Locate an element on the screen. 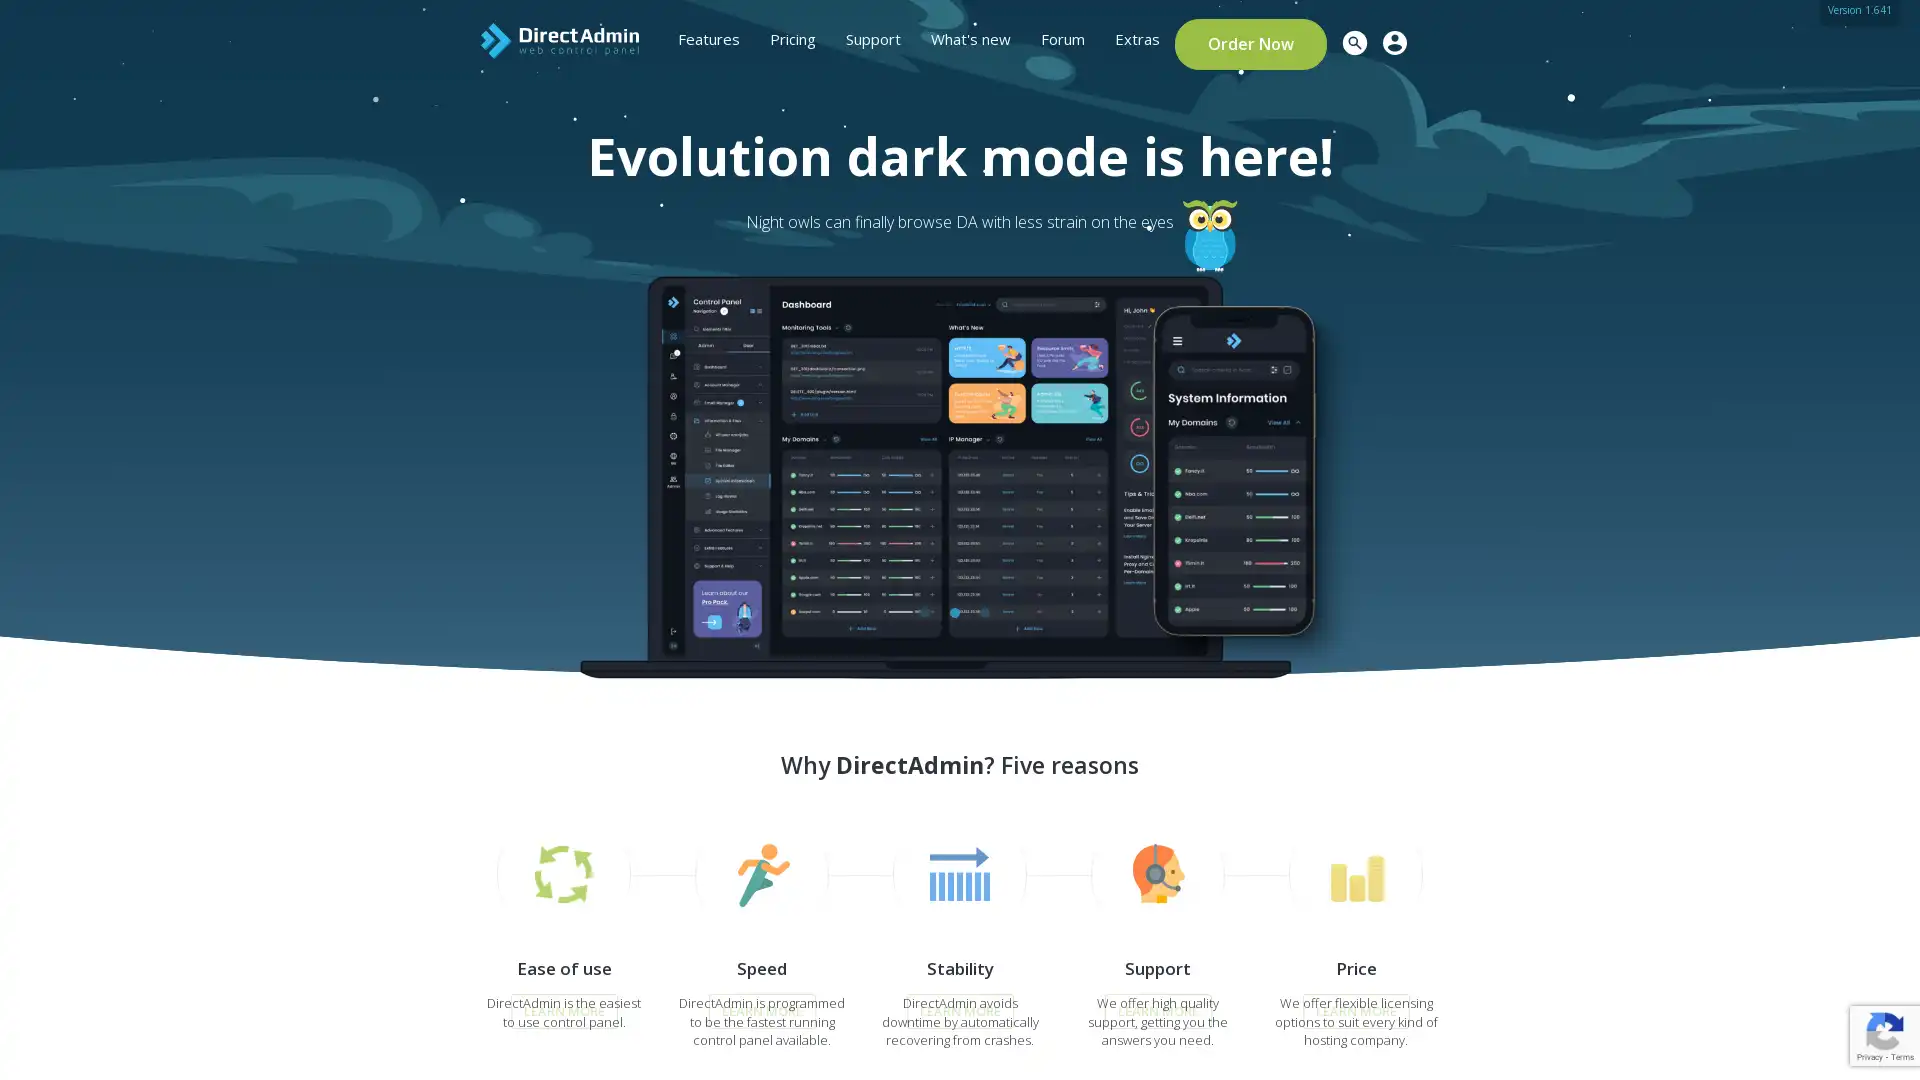  See more is located at coordinates (451, 443).